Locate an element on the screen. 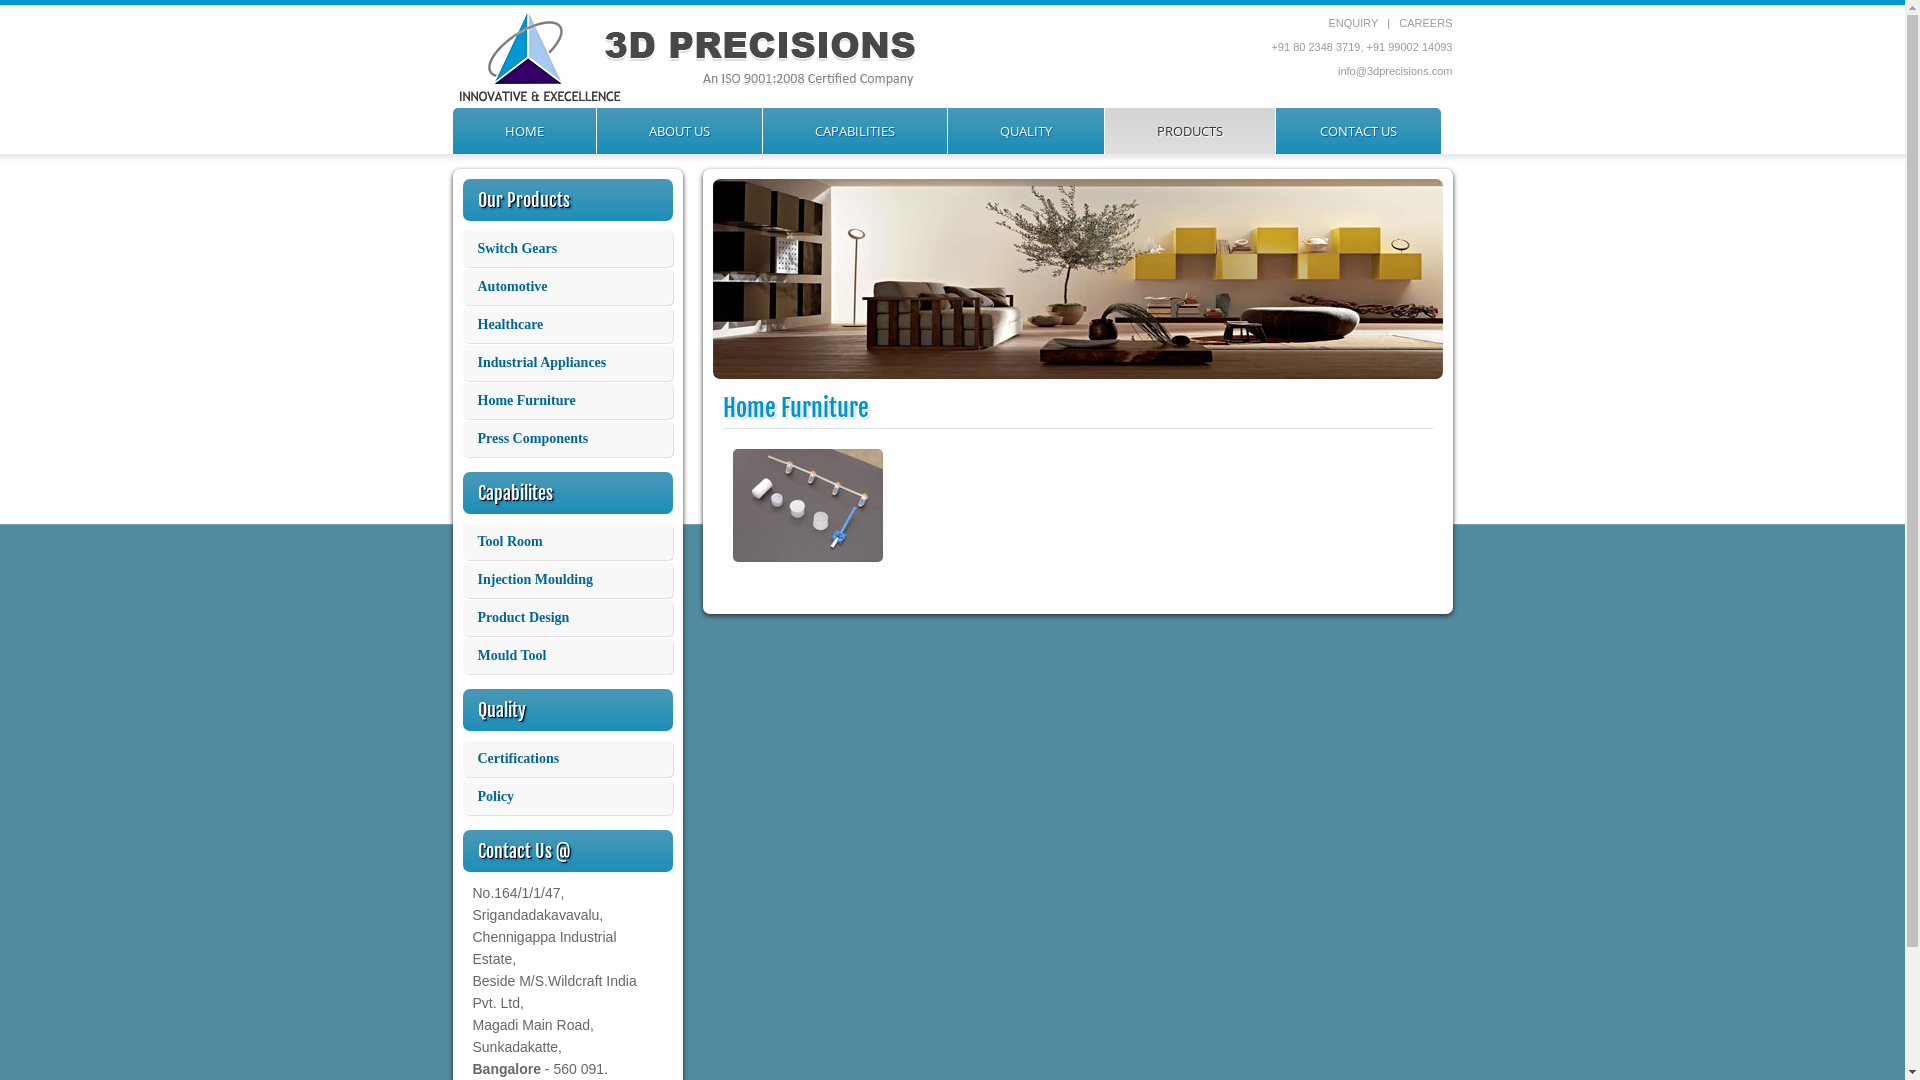 This screenshot has width=1920, height=1080. 'CAPABILITIES' is located at coordinates (854, 131).